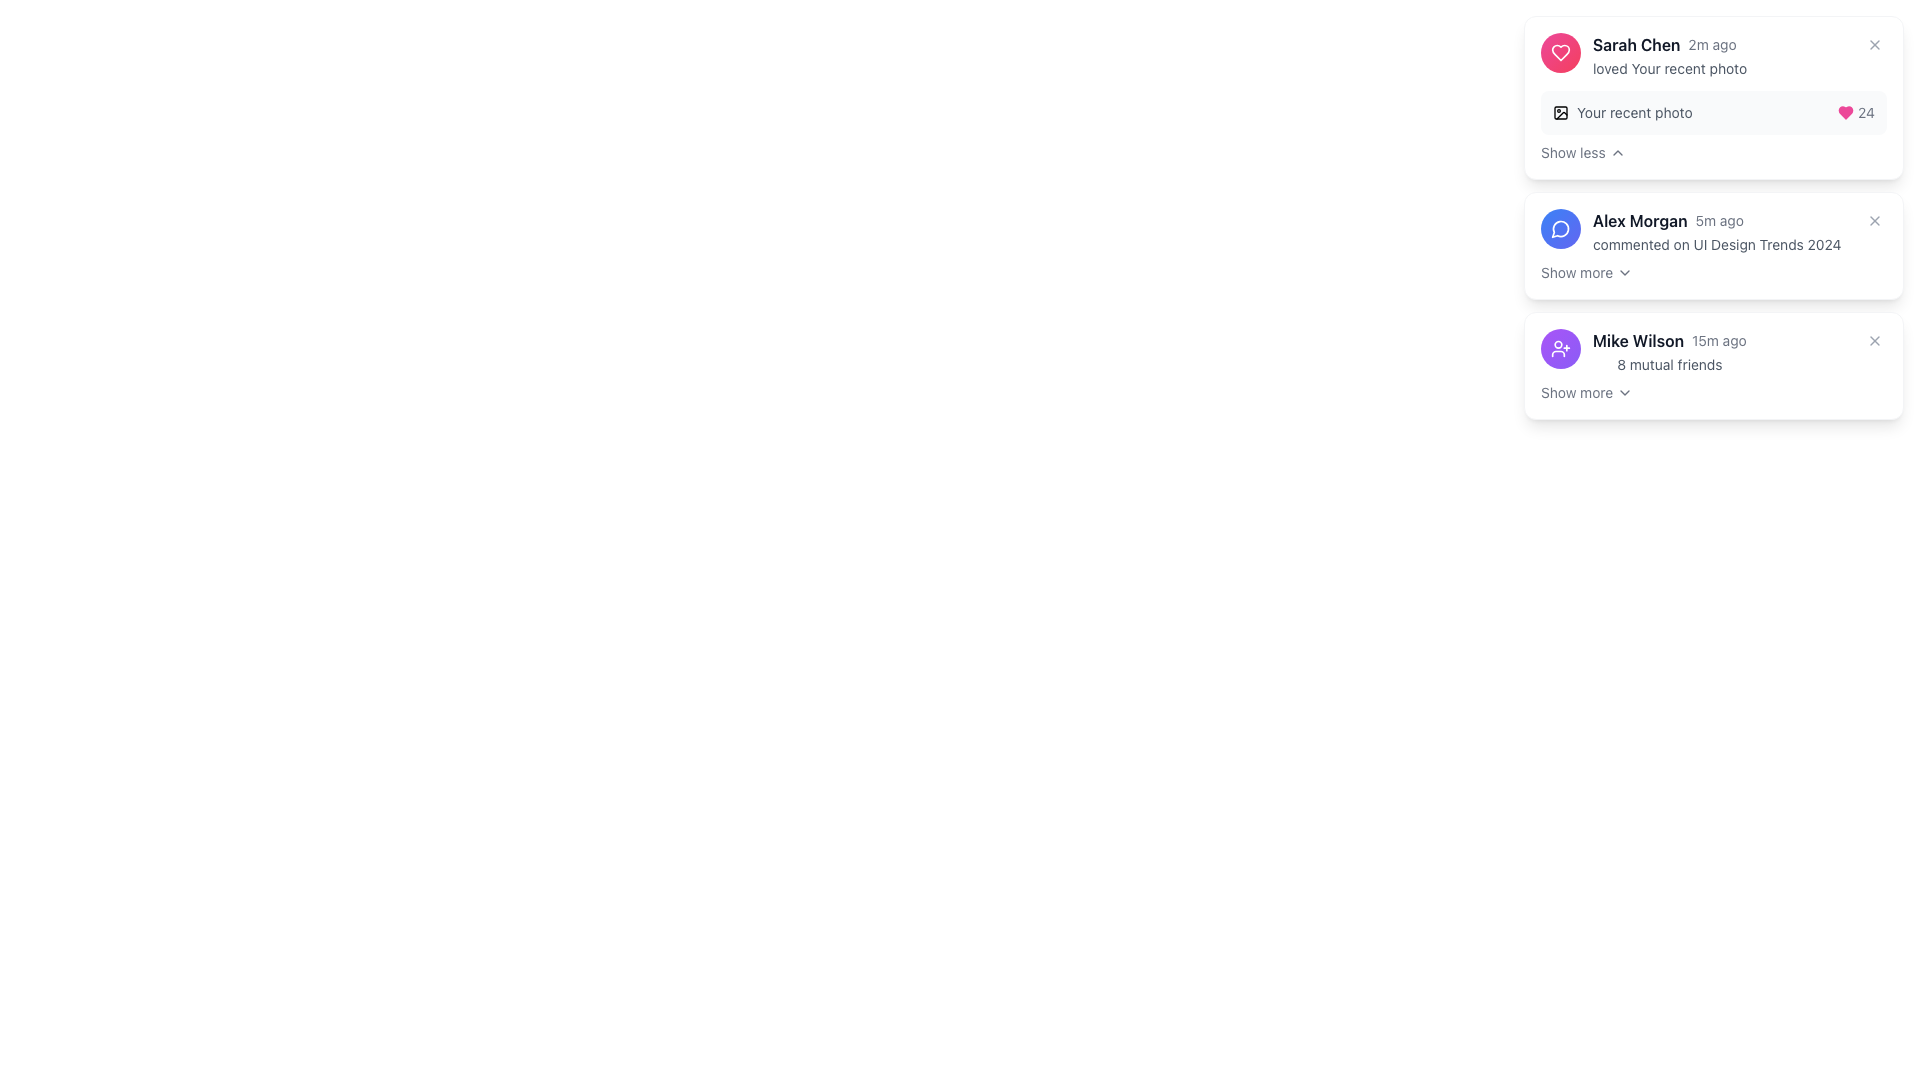 The image size is (1920, 1080). Describe the element at coordinates (1855, 112) in the screenshot. I see `the icon with the numerical text indicator that shows the likes for 'Your recent photo' in the top notification card of the right sidebar to get more details` at that location.